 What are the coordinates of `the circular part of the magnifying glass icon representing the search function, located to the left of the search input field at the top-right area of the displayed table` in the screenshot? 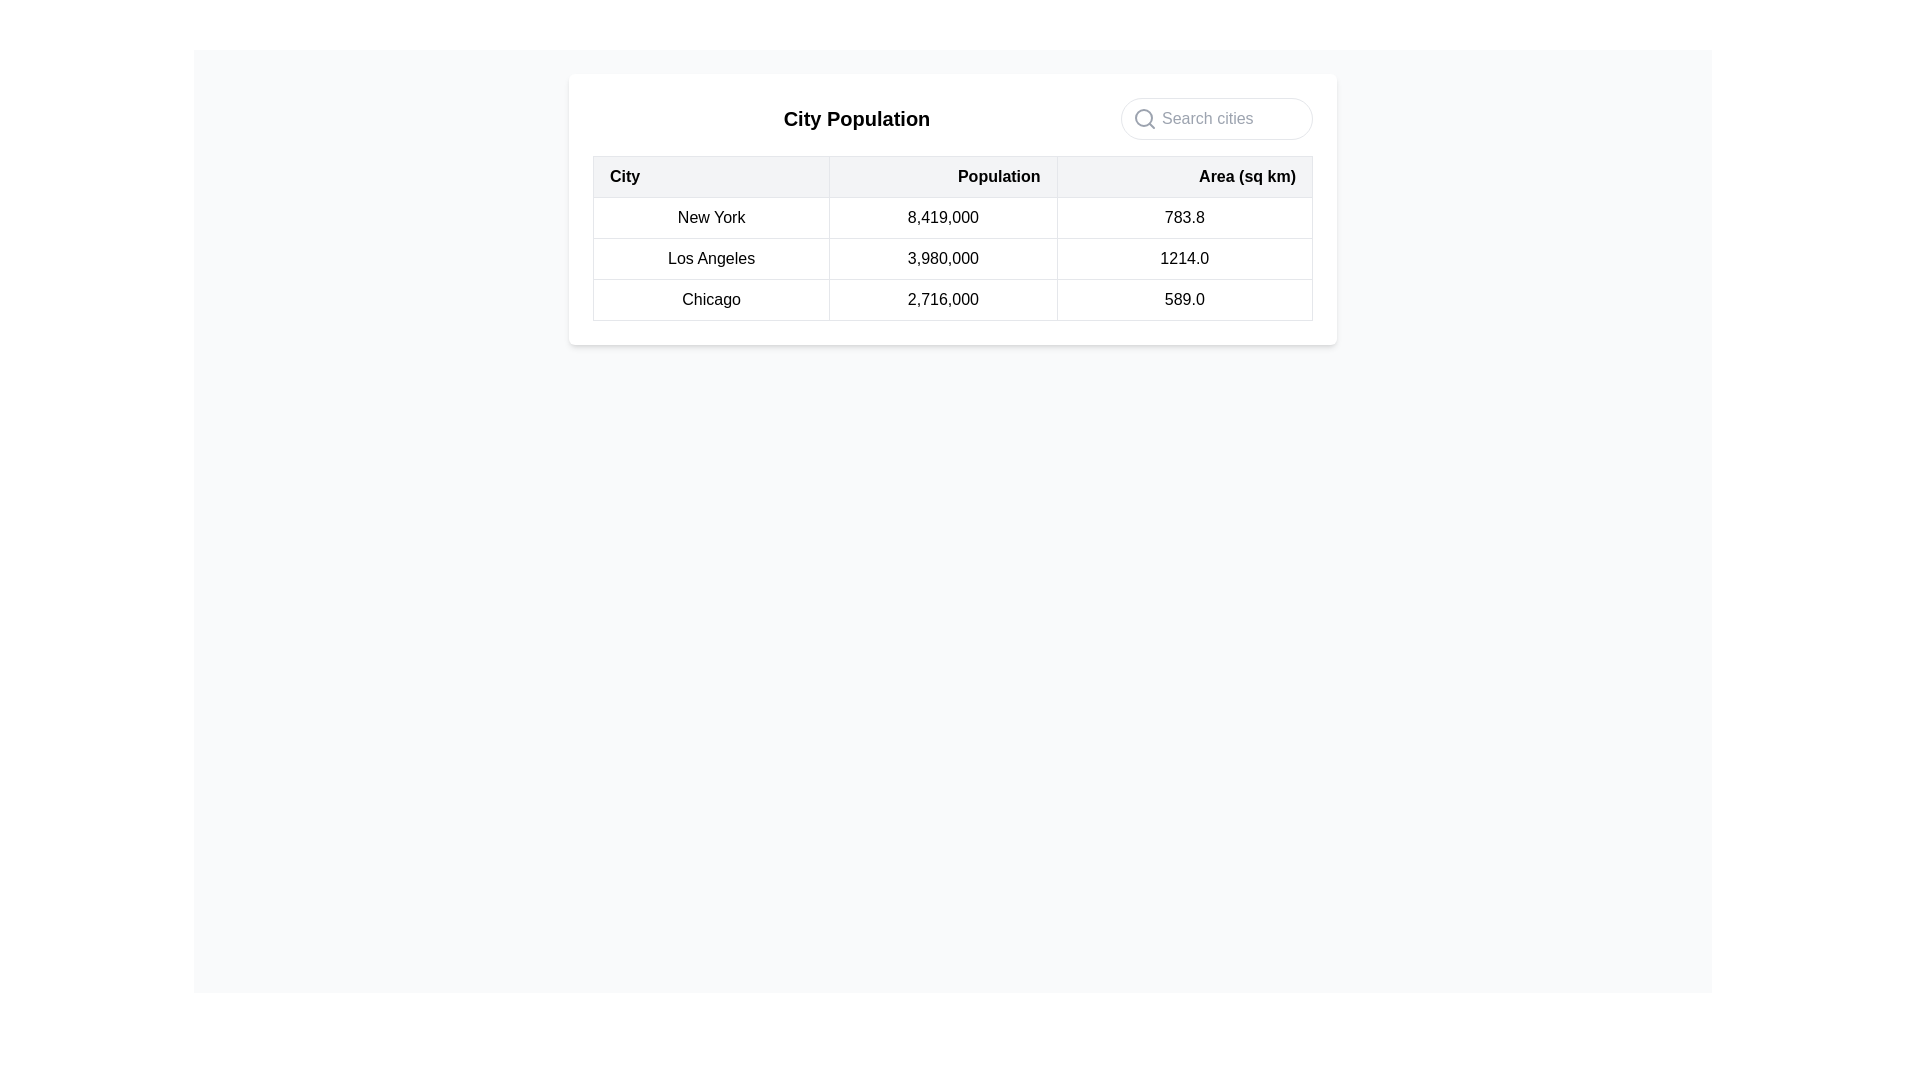 It's located at (1143, 118).